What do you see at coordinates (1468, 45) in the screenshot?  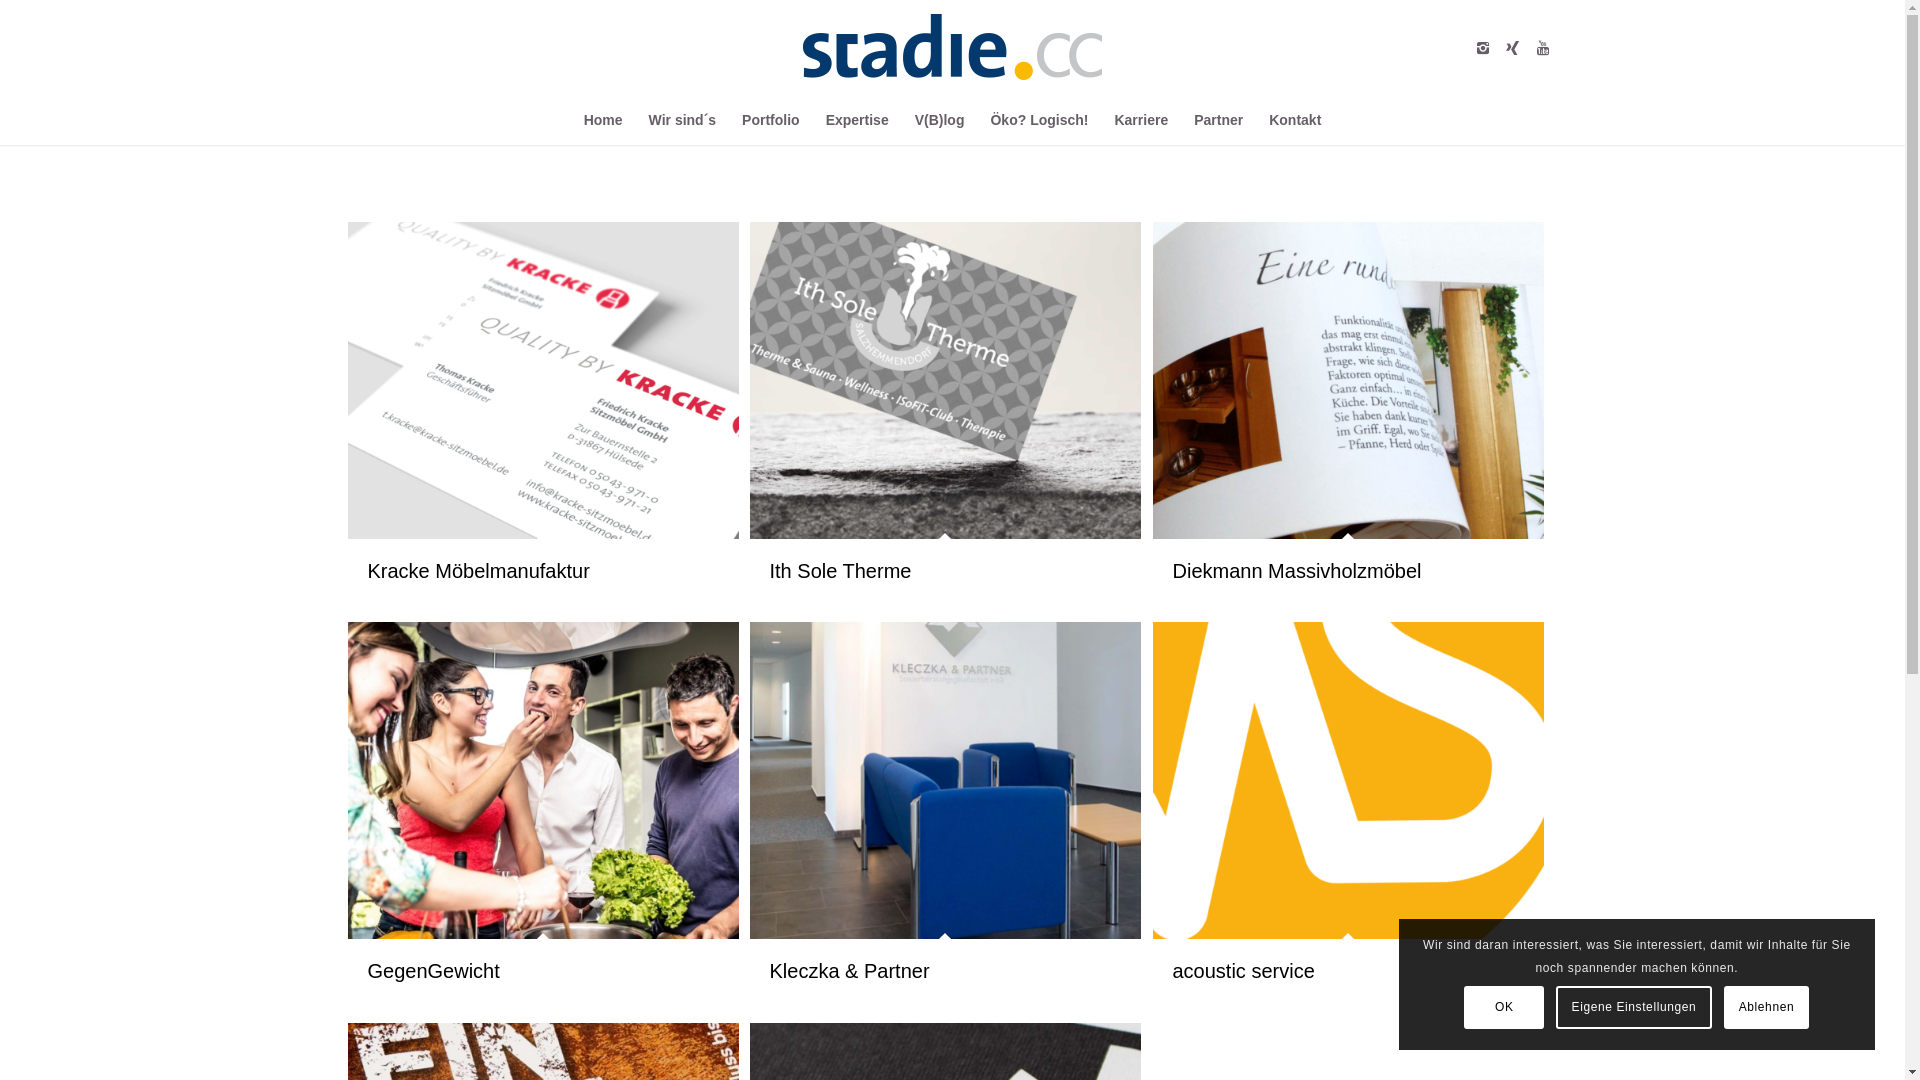 I see `'Instagram'` at bounding box center [1468, 45].